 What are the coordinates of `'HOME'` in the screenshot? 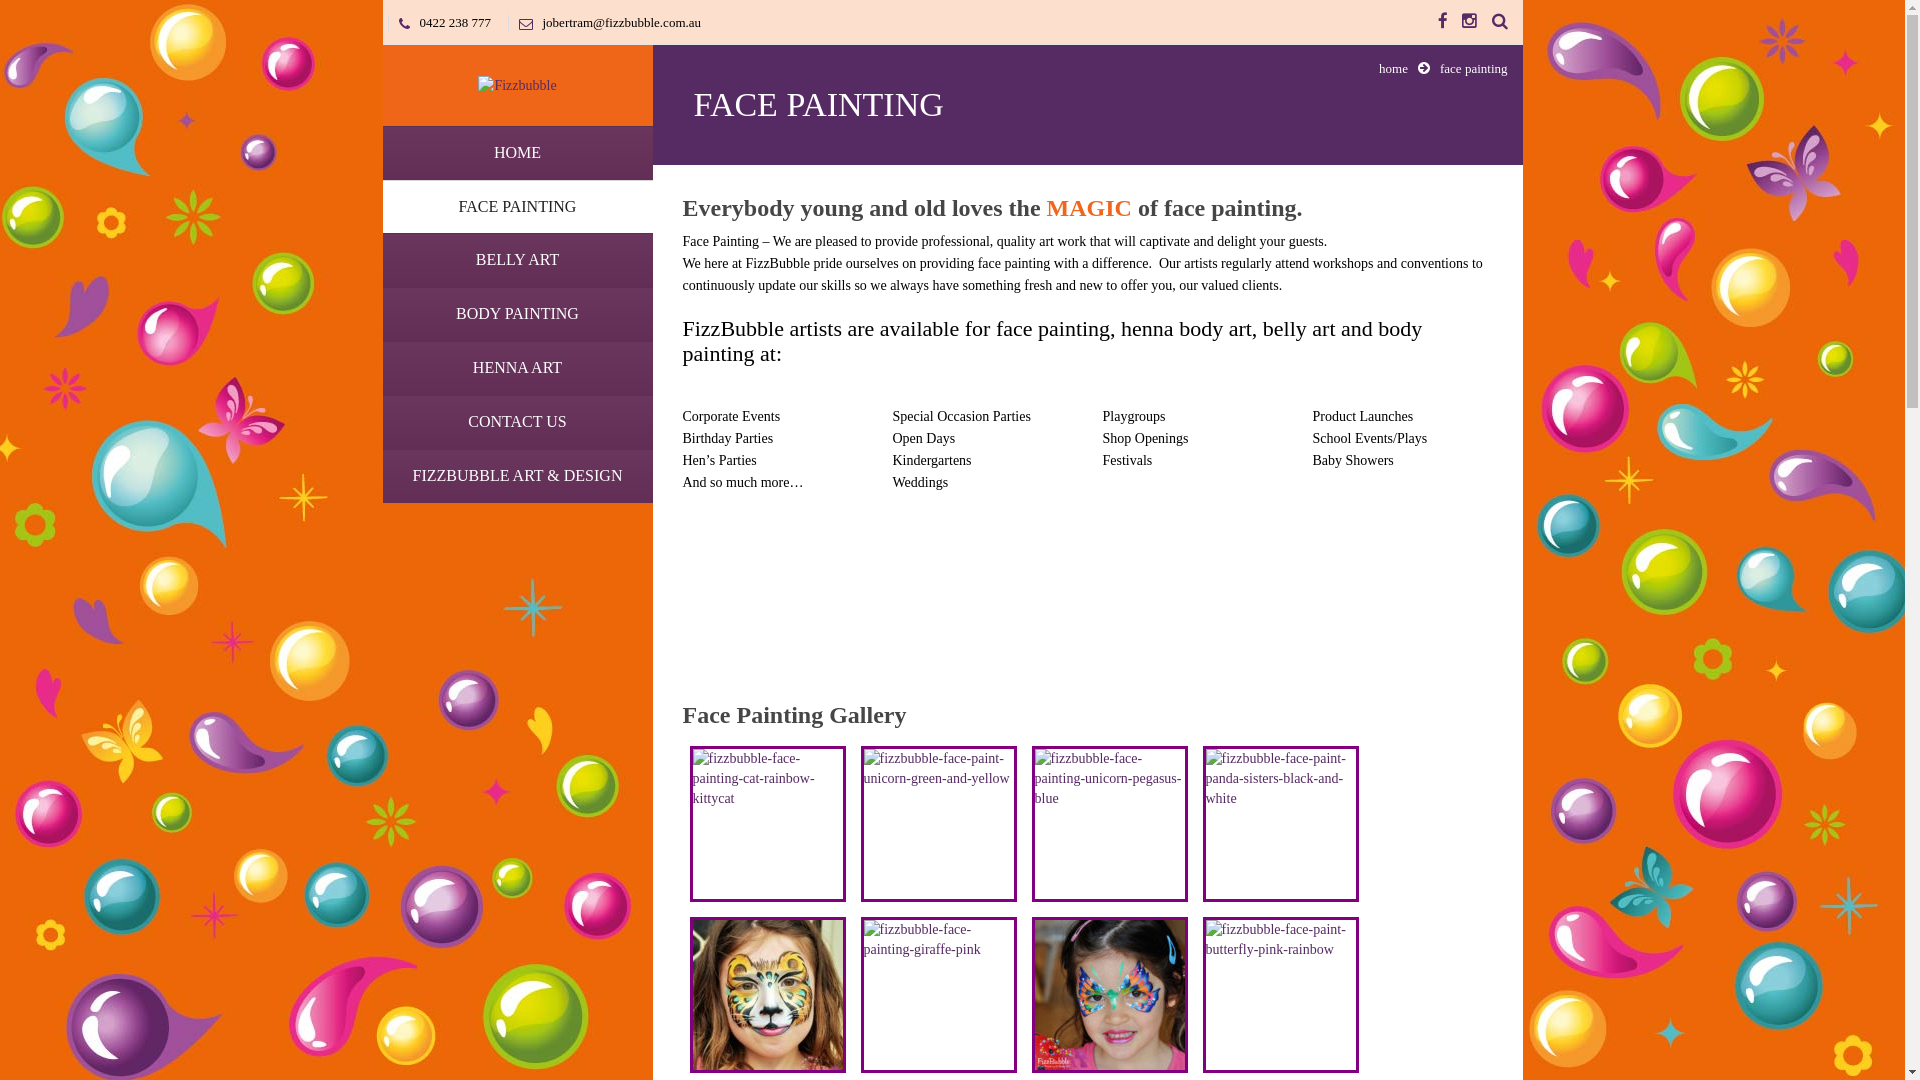 It's located at (517, 152).